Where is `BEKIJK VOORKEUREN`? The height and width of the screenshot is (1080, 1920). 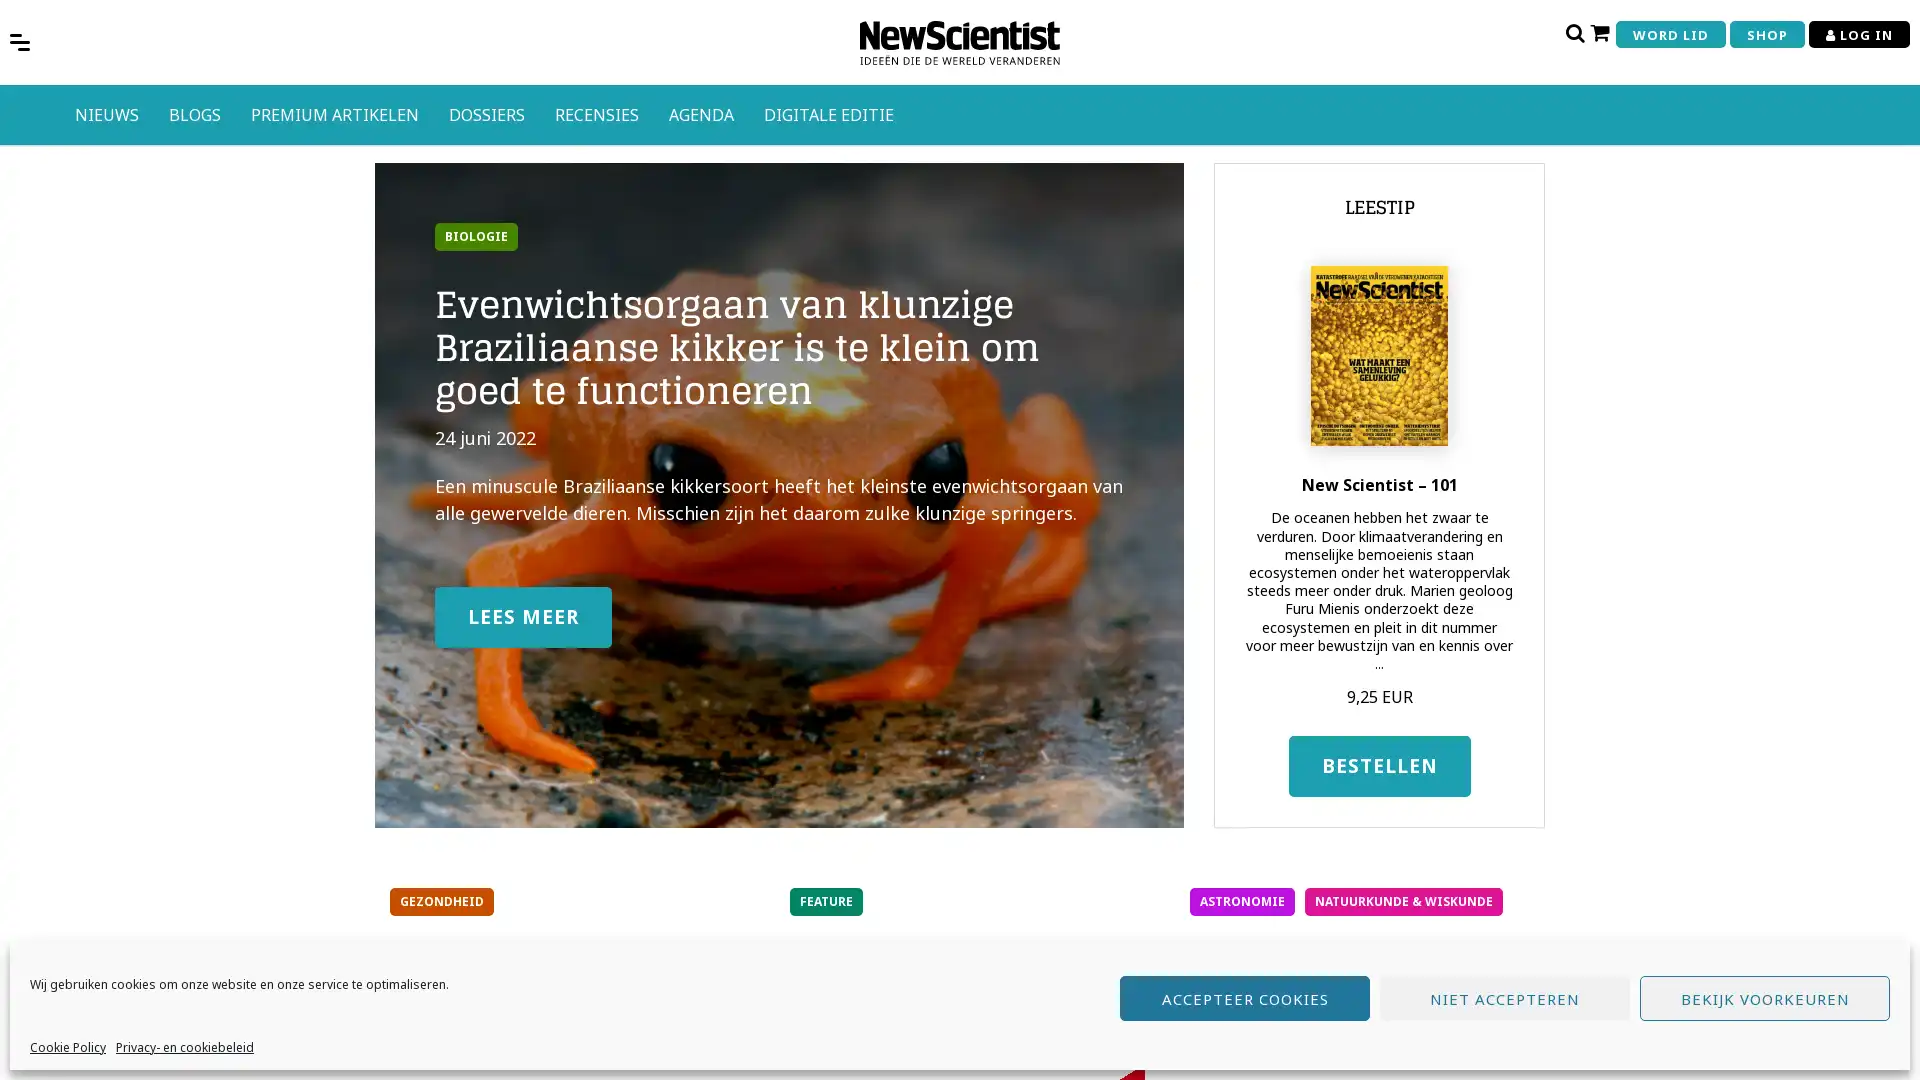
BEKIJK VOORKEUREN is located at coordinates (1765, 998).